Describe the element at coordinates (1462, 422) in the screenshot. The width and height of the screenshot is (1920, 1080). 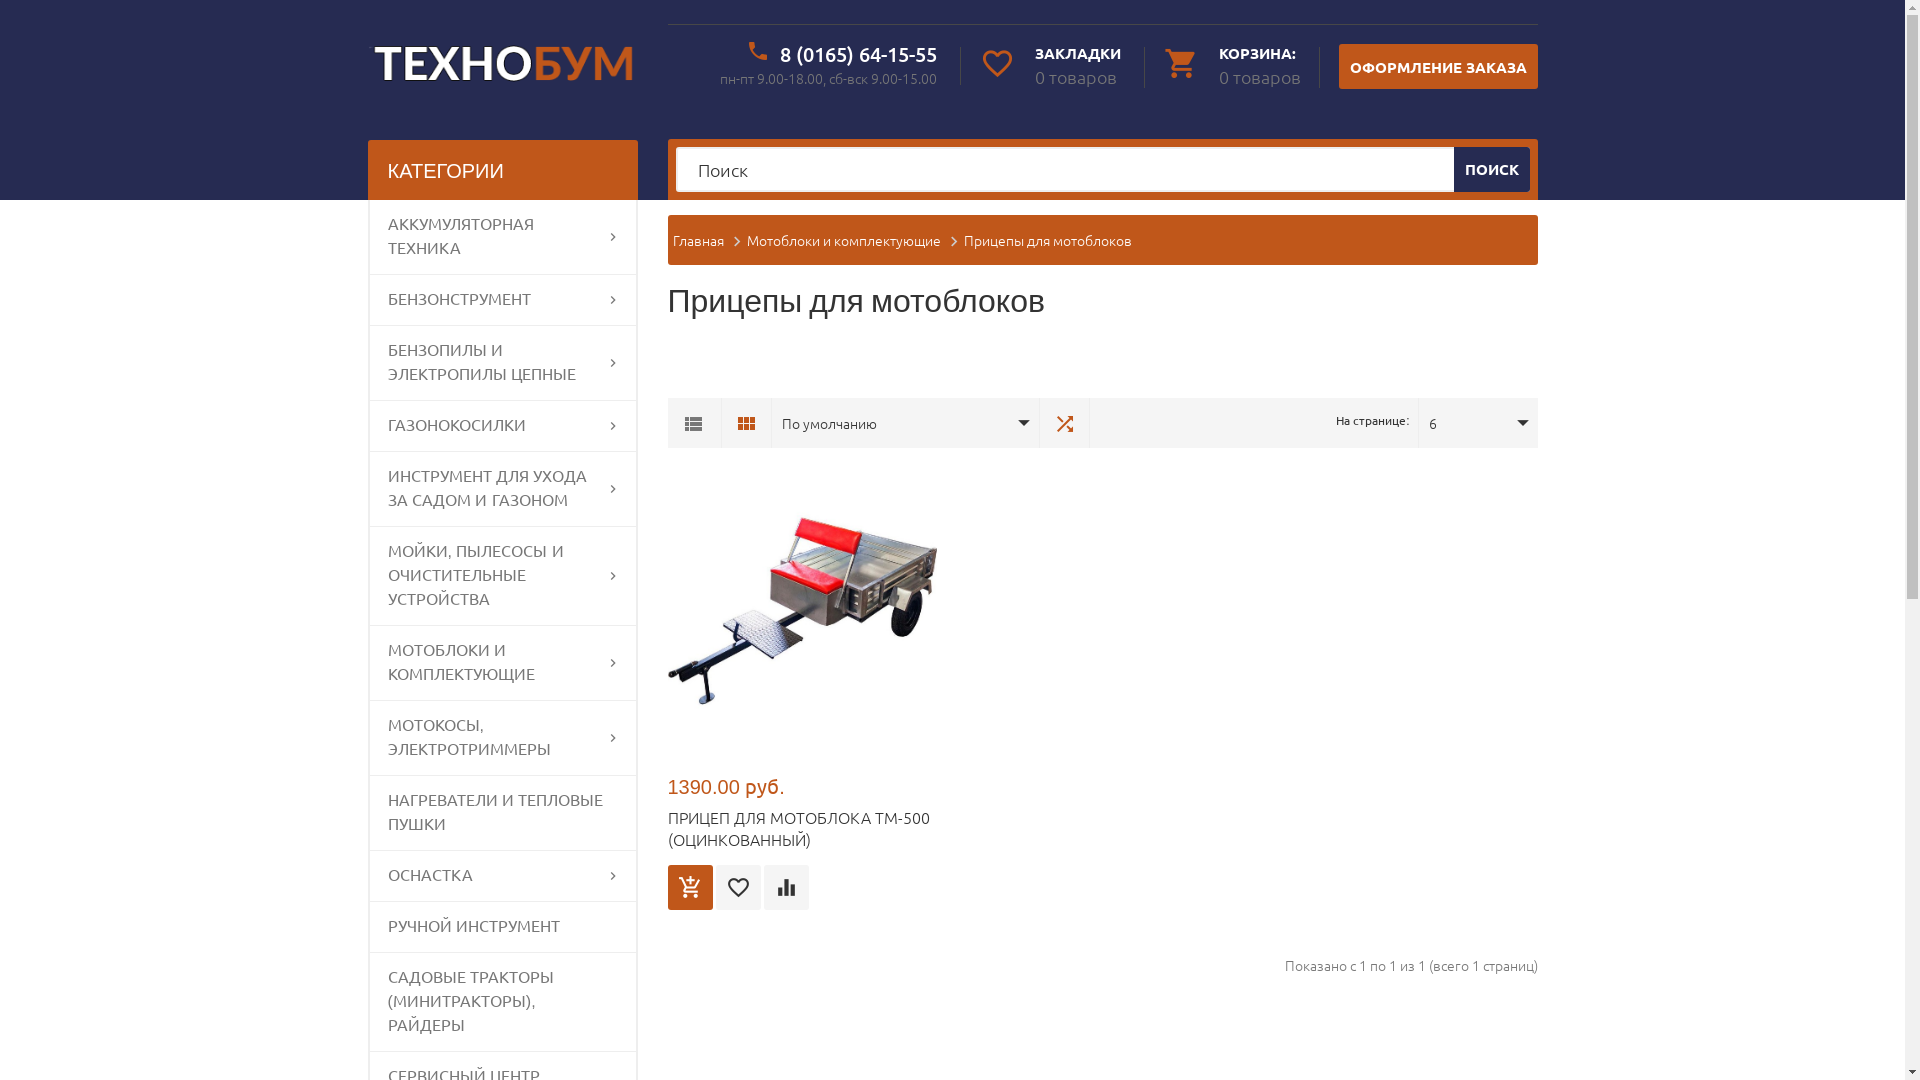
I see `'6'` at that location.